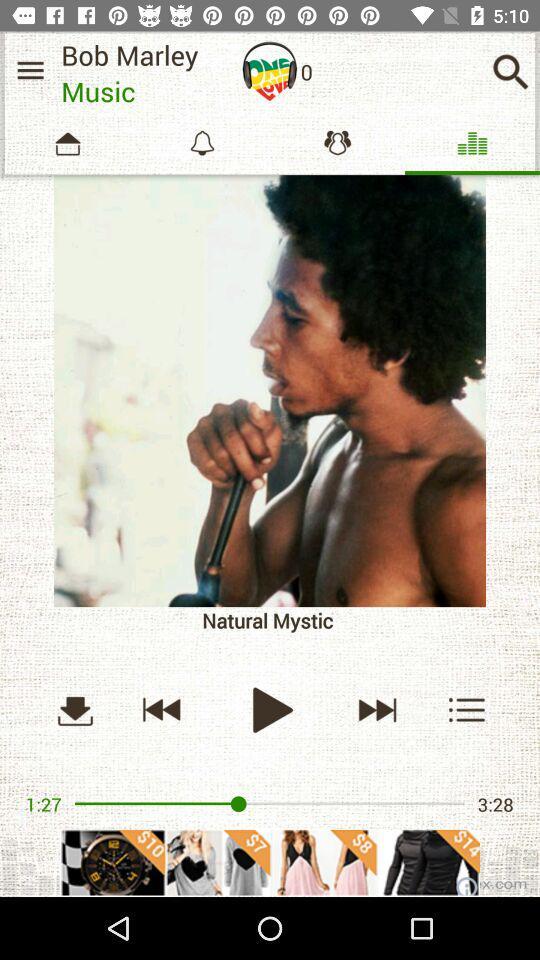 Image resolution: width=540 pixels, height=960 pixels. I want to click on menu button, so click(29, 70).